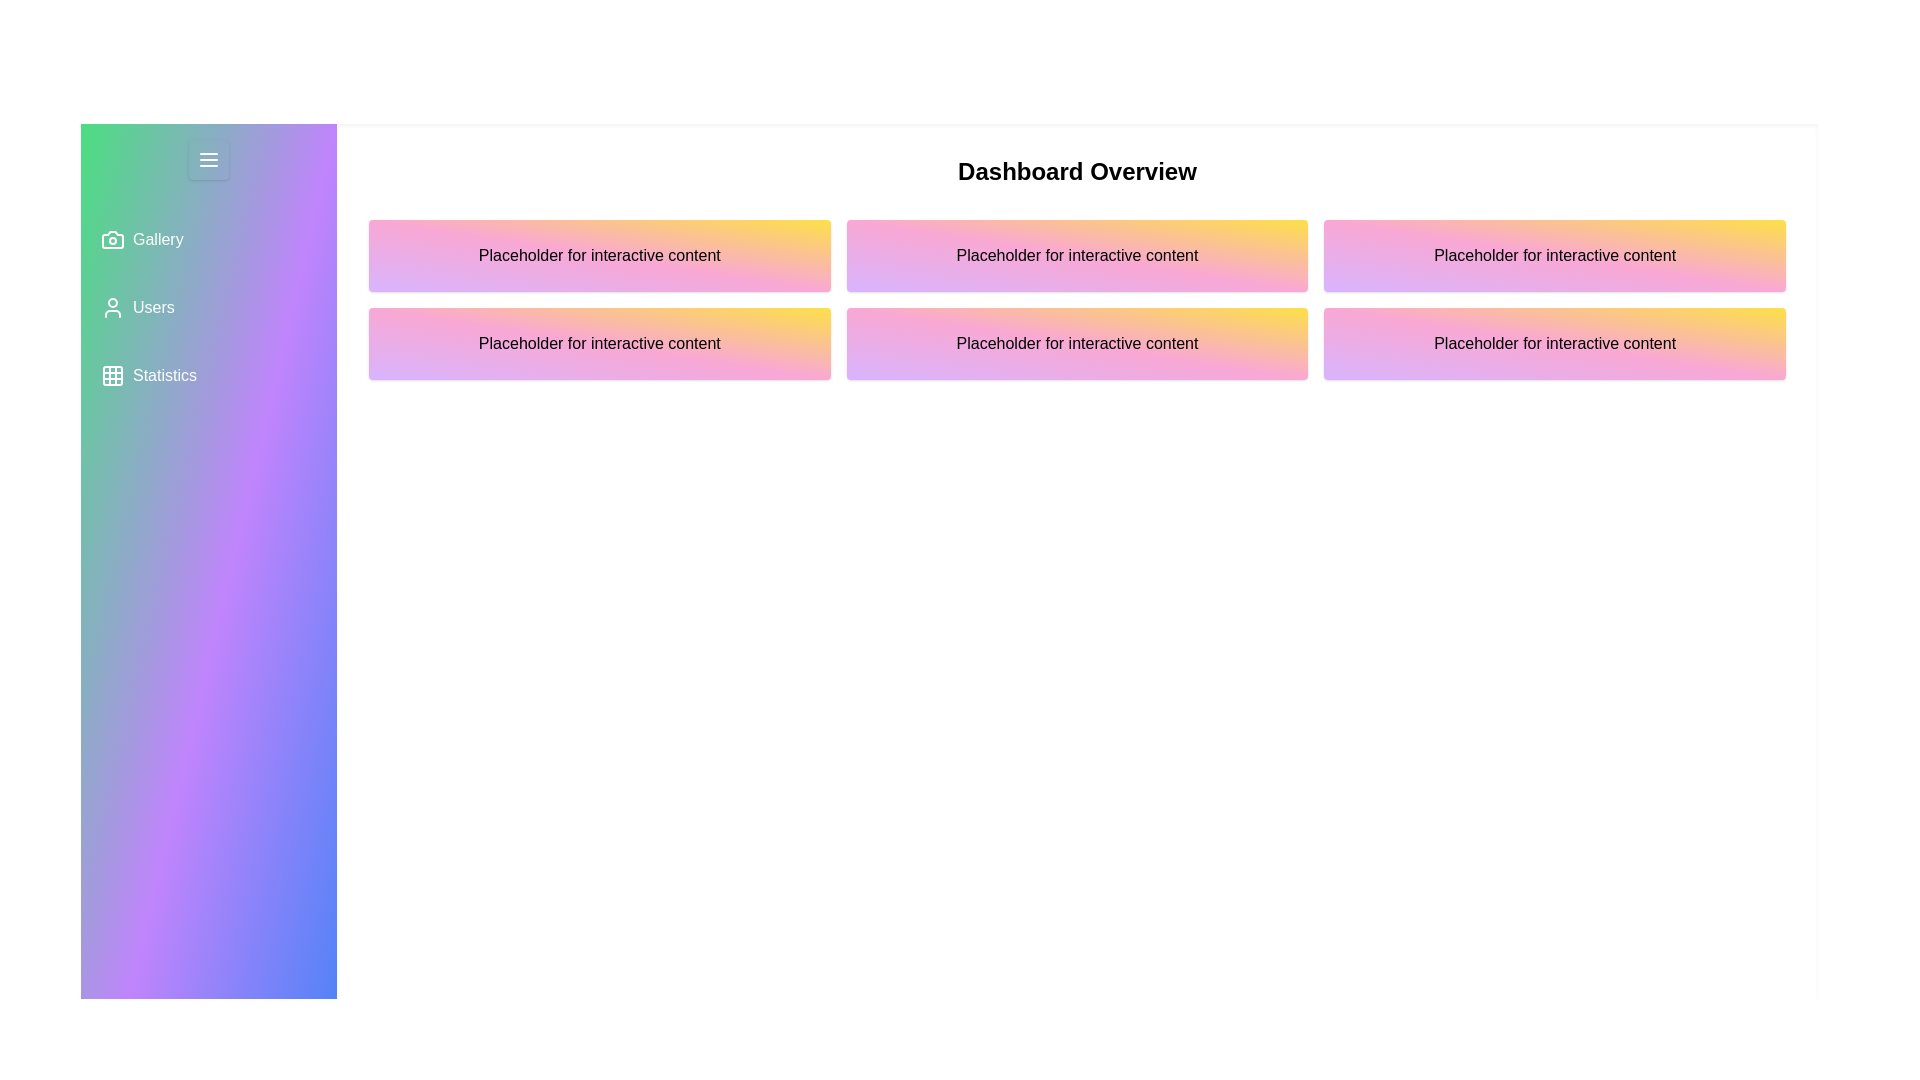 This screenshot has height=1080, width=1920. What do you see at coordinates (209, 375) in the screenshot?
I see `the menu item labeled Statistics to observe its hover effect` at bounding box center [209, 375].